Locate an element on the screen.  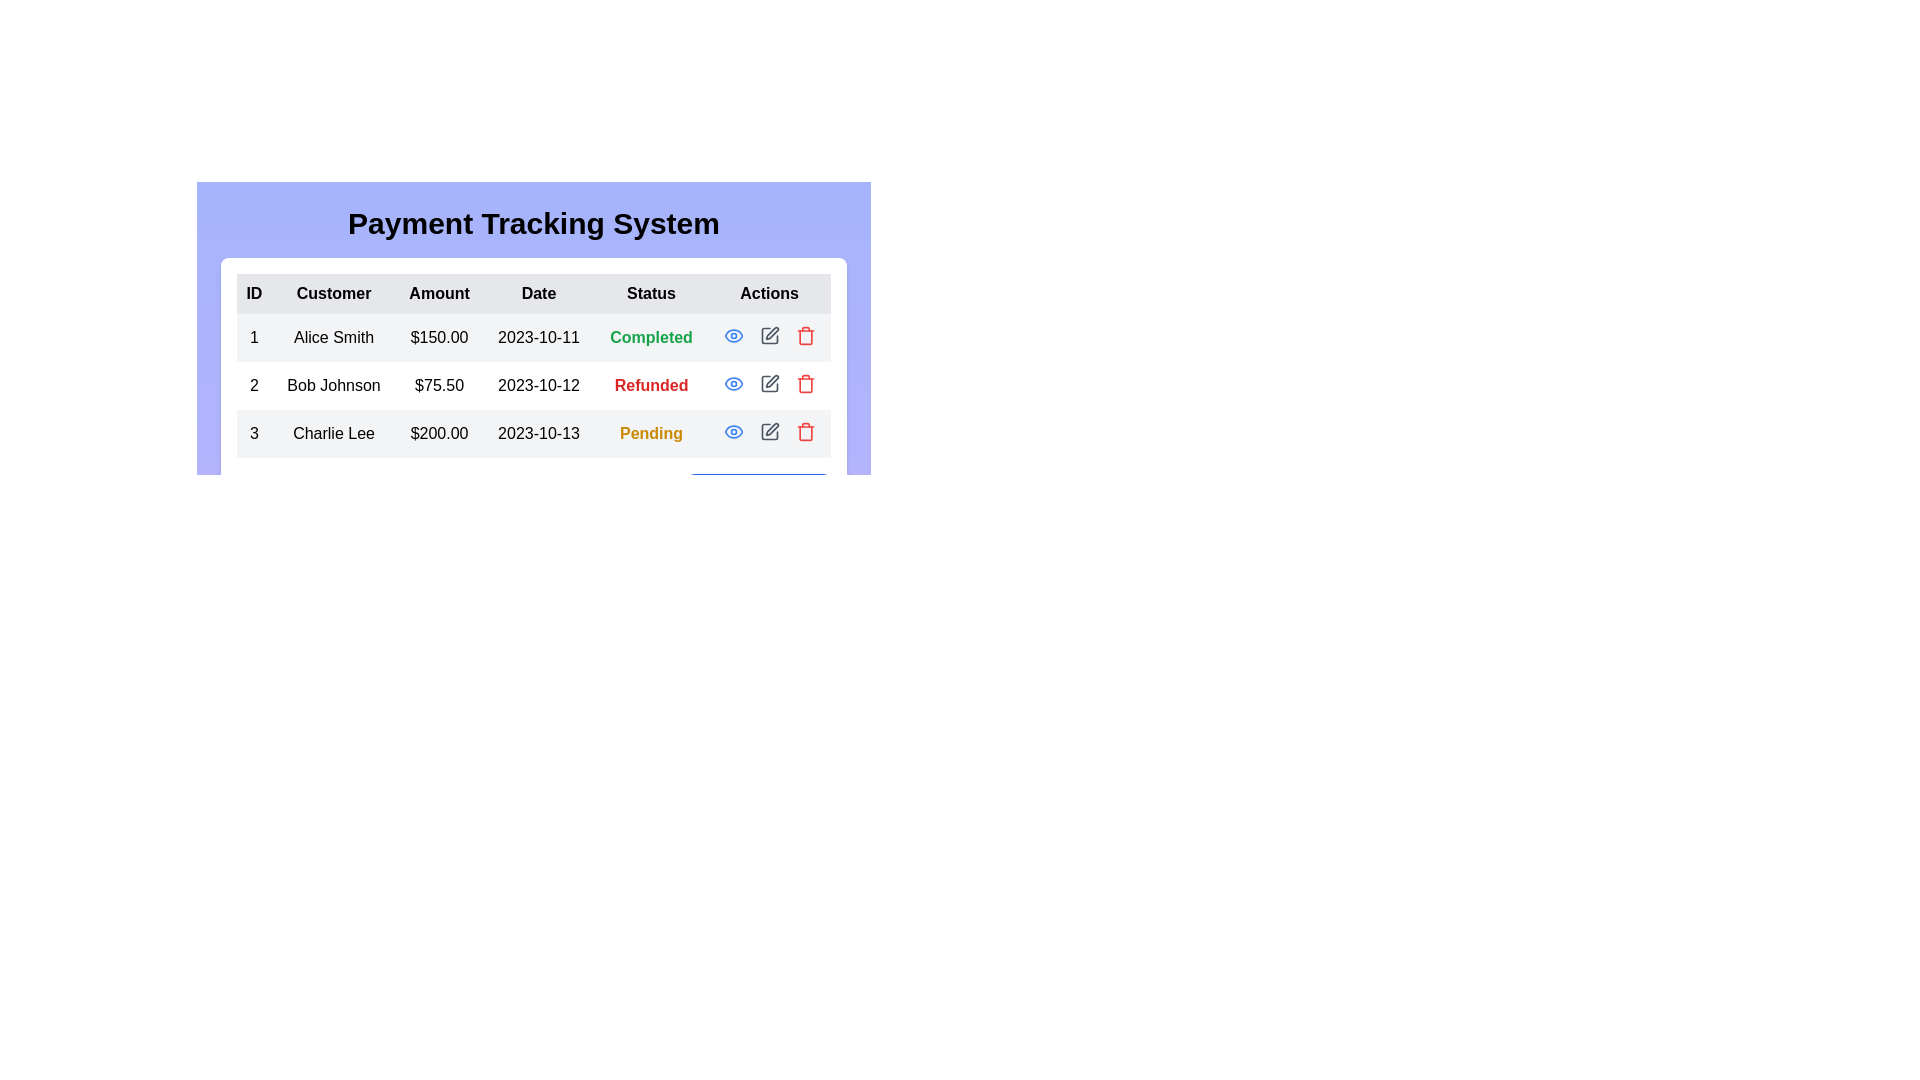
text content of the third row in the 'Payment Tracking System' table, which includes details about transaction ID '3', customer name 'Charlie Lee', transaction amount '$200.00', date '2023-10-13', and status 'Pending' is located at coordinates (533, 433).